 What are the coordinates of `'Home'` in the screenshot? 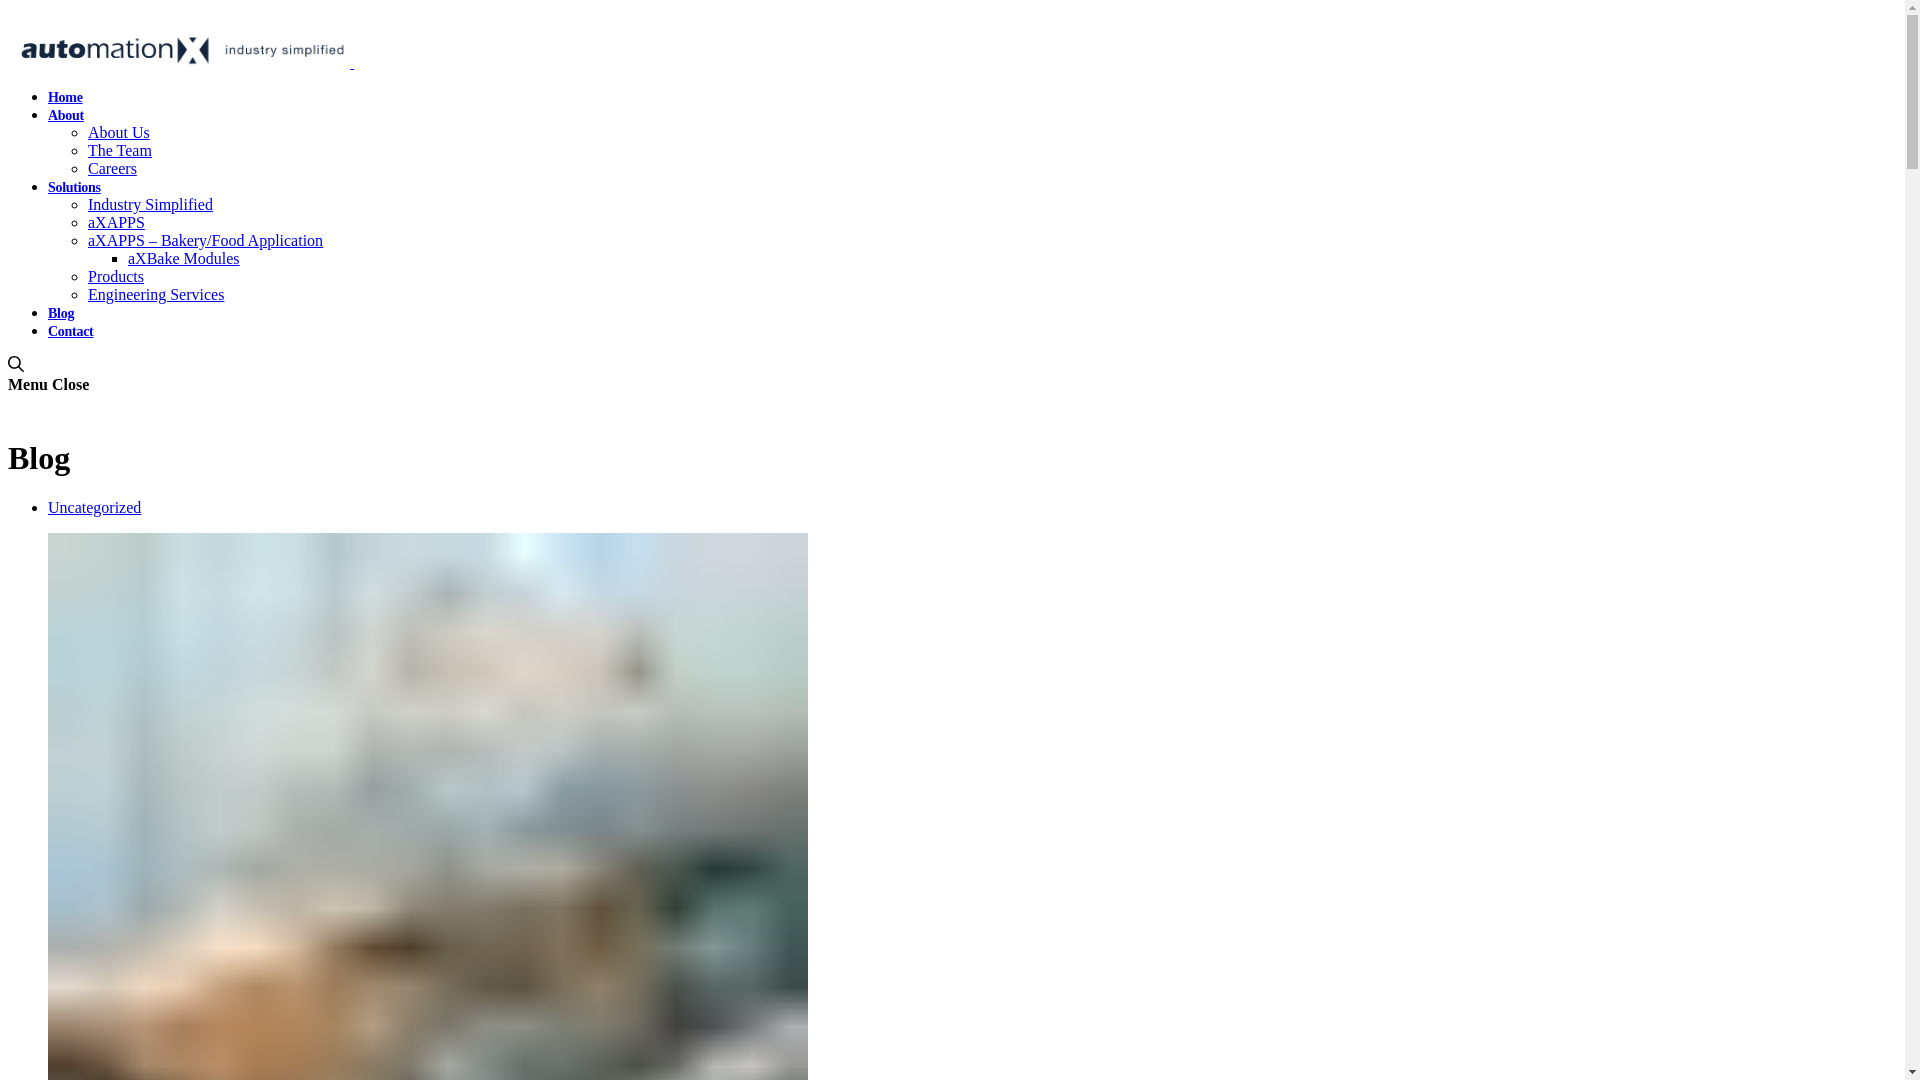 It's located at (65, 97).